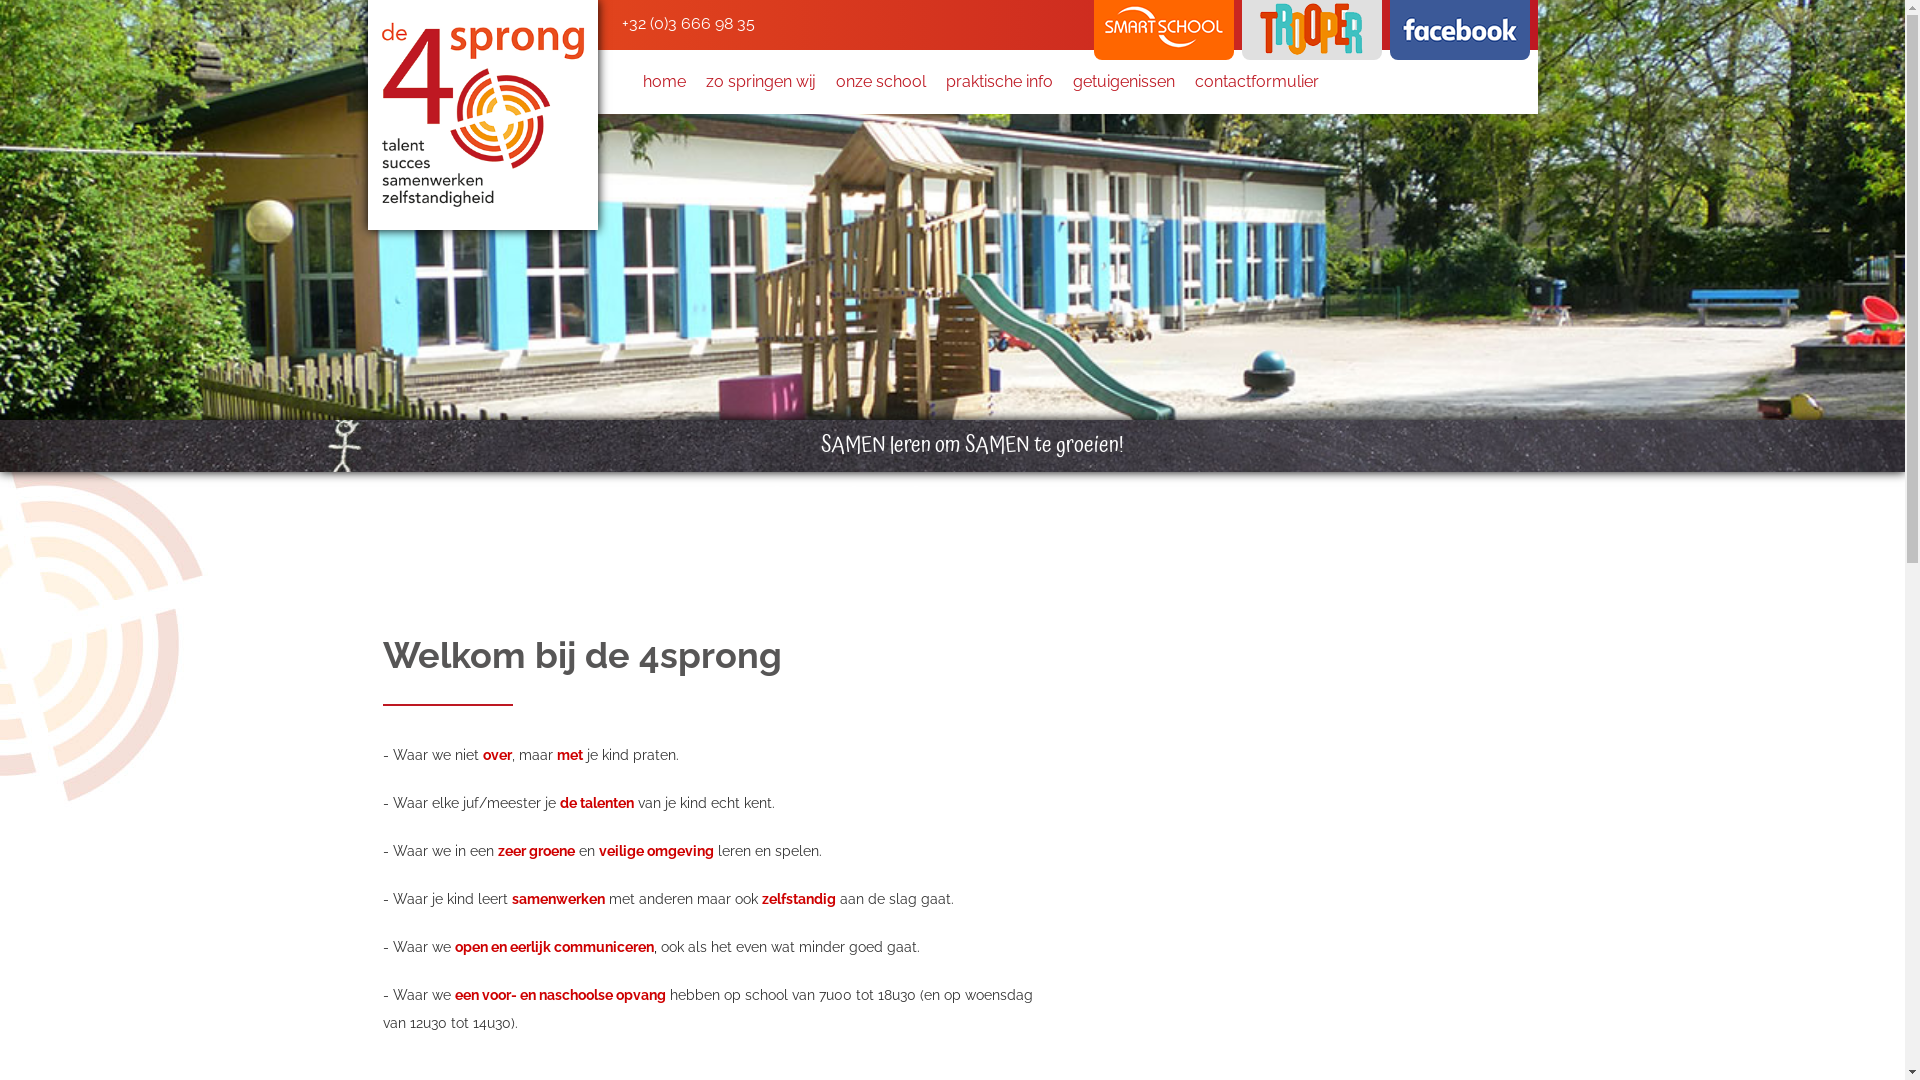 The image size is (1920, 1080). I want to click on 'onze school', so click(880, 80).